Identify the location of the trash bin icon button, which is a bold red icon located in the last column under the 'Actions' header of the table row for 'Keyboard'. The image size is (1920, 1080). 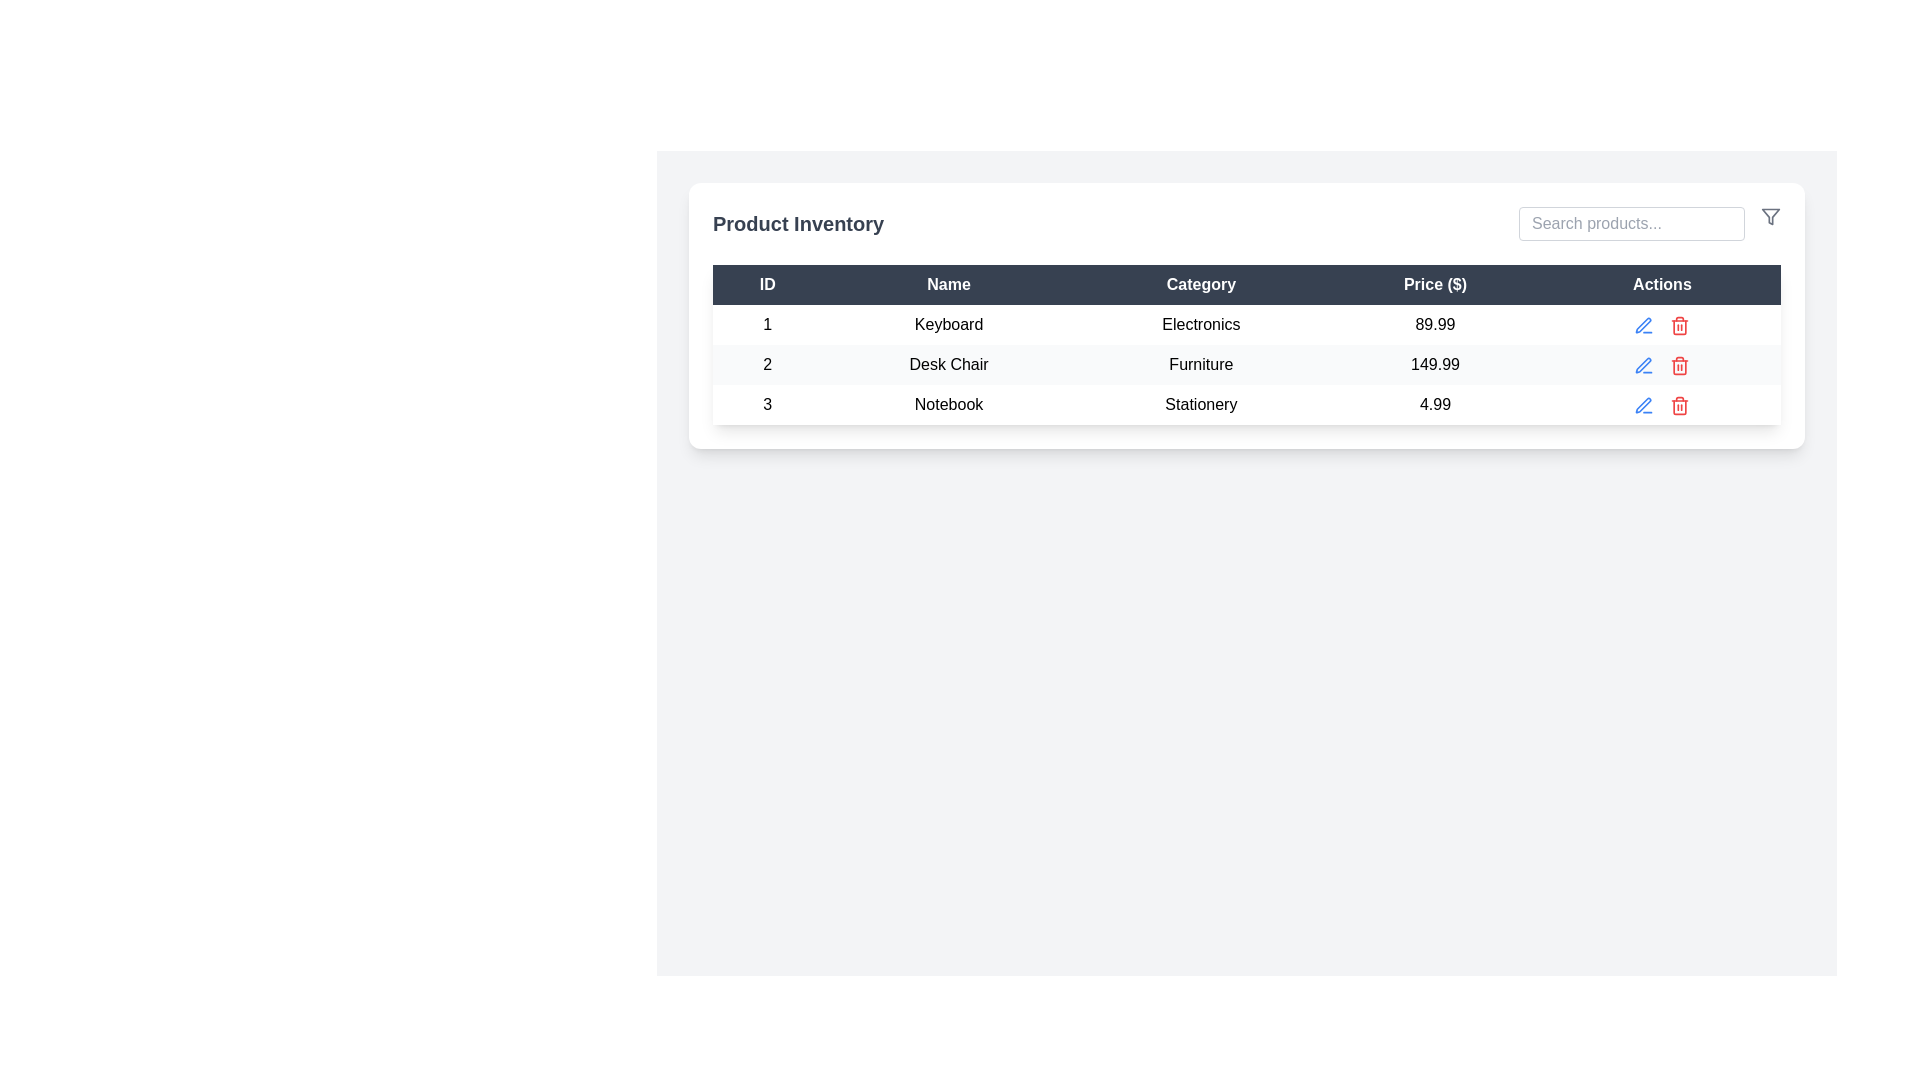
(1680, 323).